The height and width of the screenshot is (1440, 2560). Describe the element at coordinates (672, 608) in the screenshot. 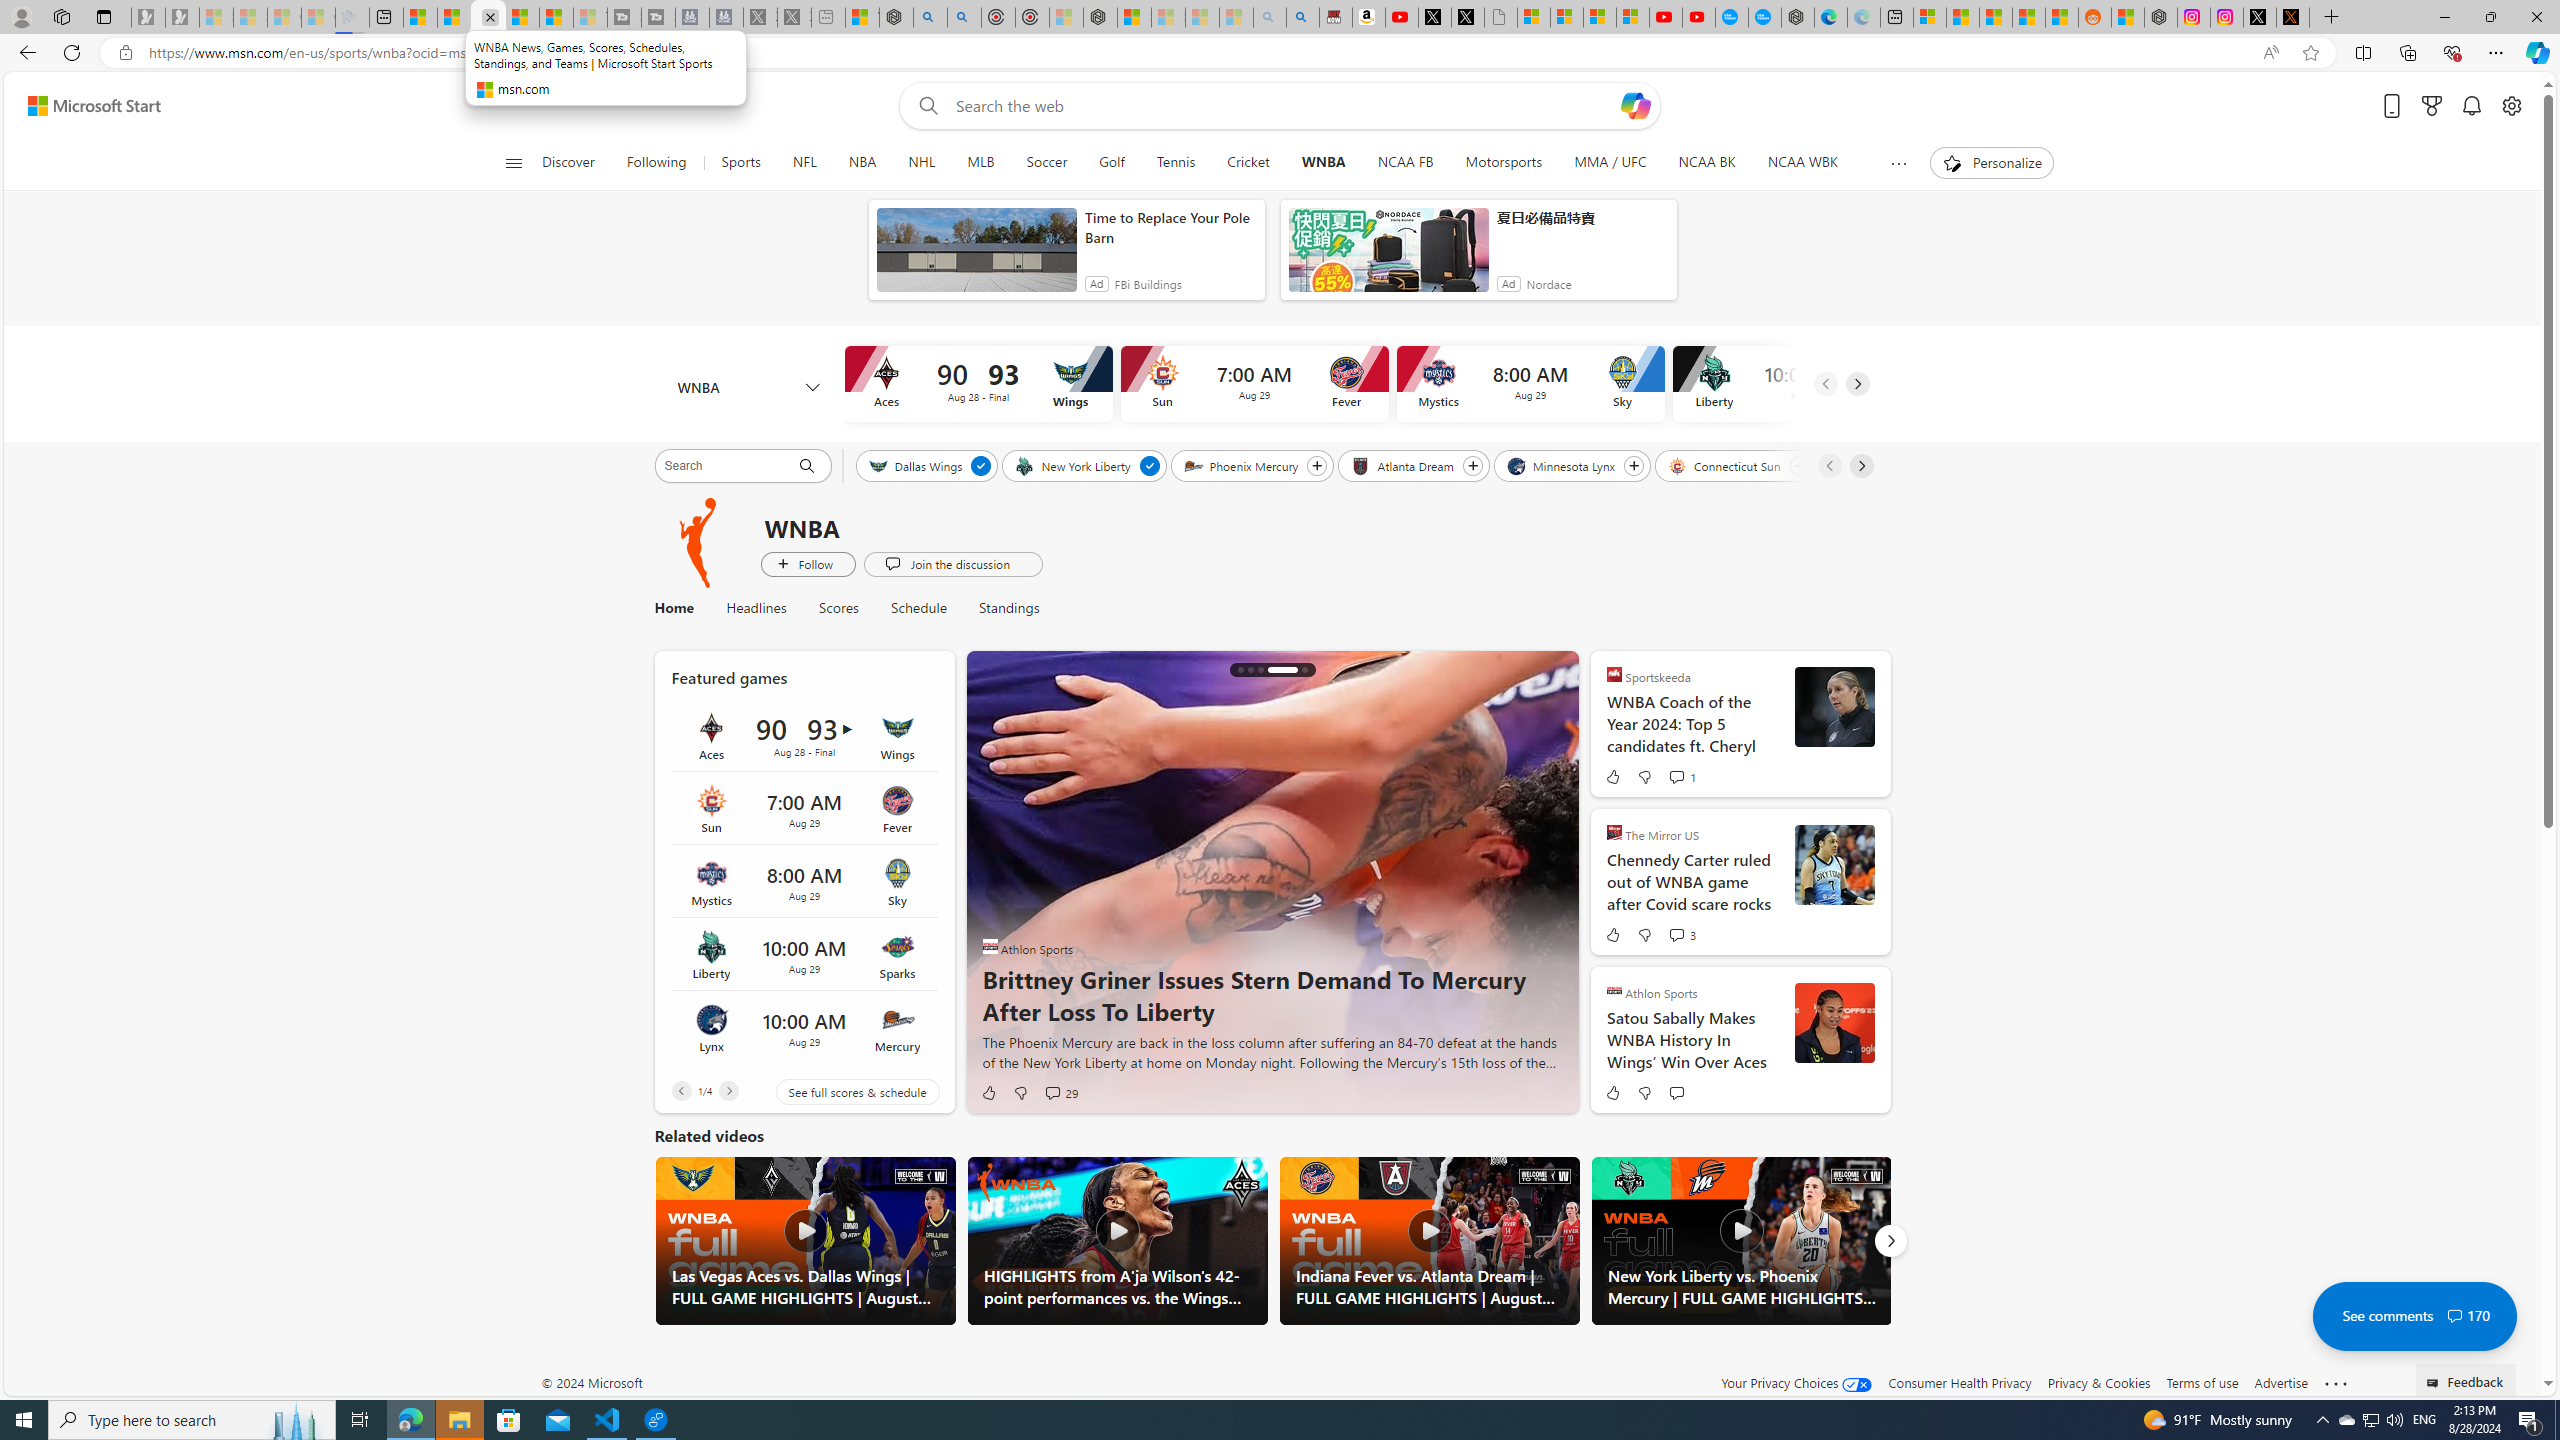

I see `'Home'` at that location.